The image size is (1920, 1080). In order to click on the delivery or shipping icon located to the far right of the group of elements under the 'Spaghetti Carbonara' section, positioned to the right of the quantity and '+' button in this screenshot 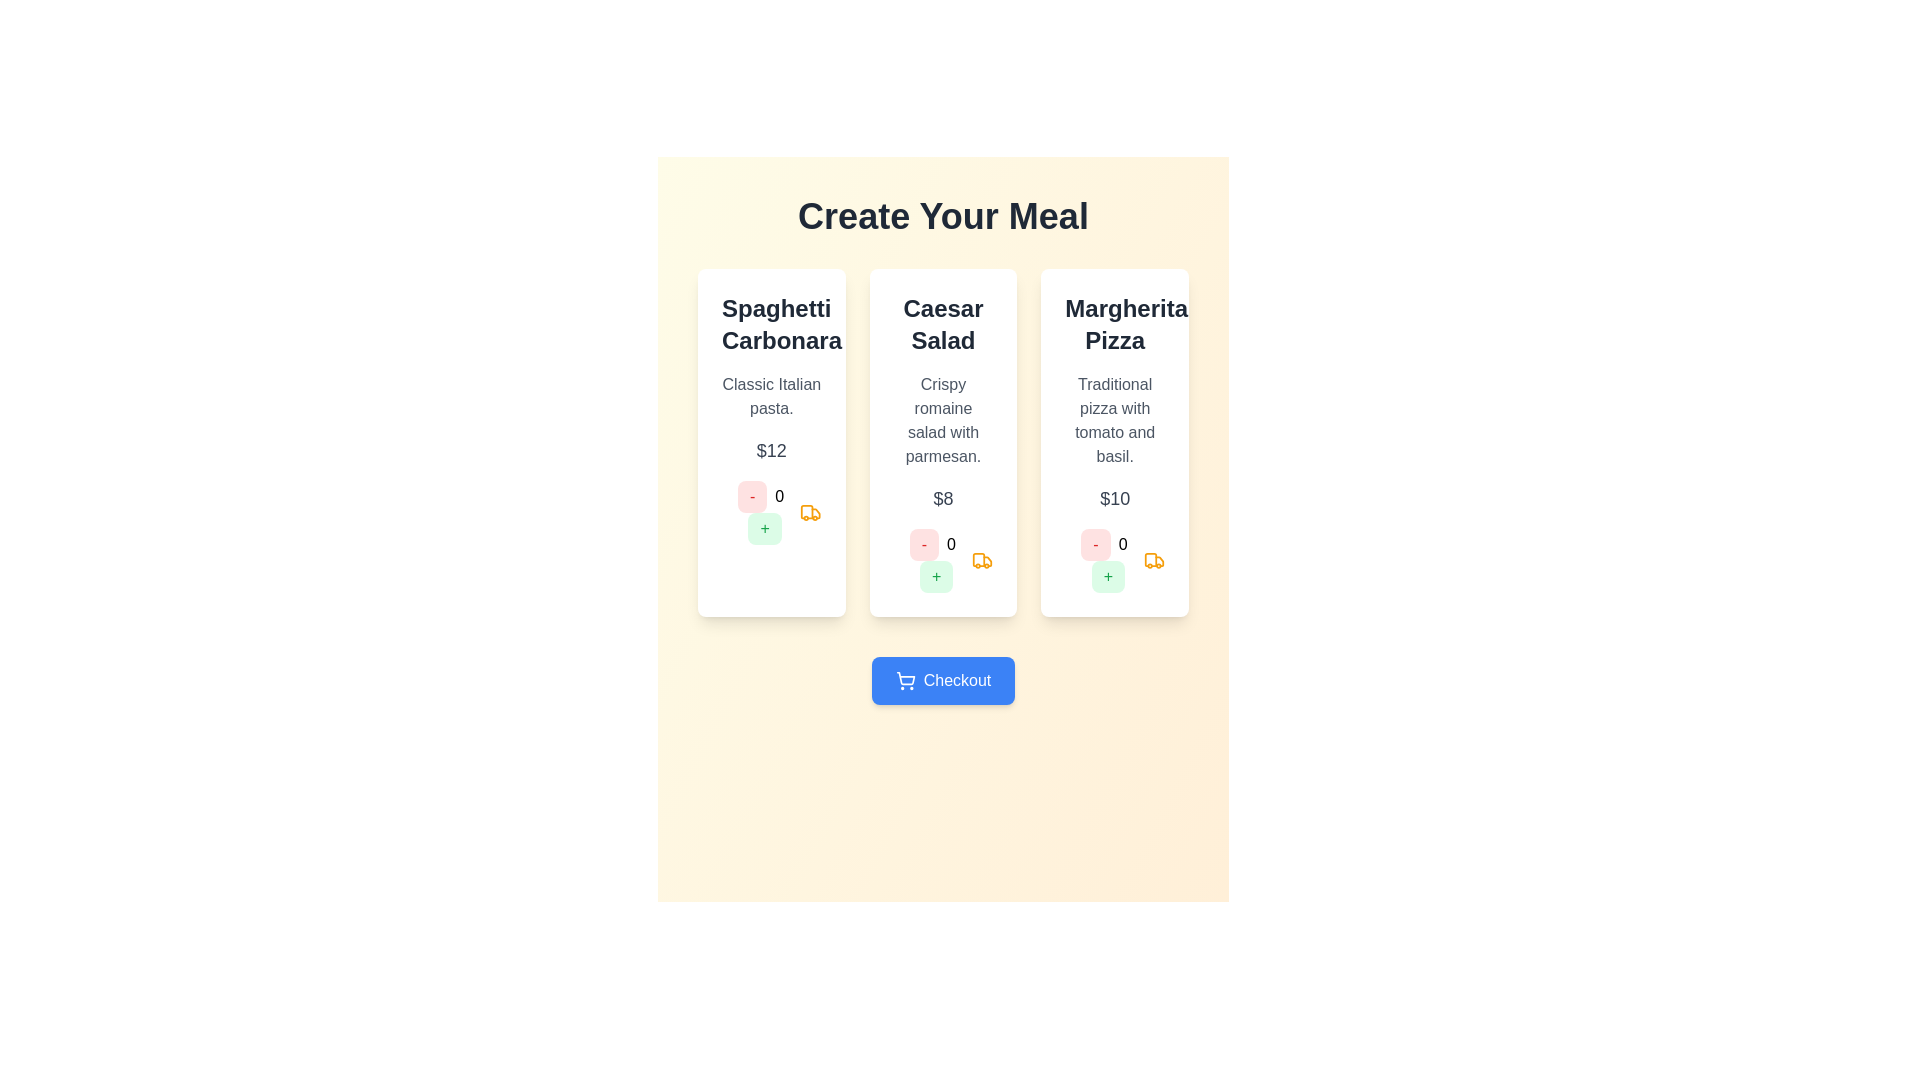, I will do `click(811, 512)`.